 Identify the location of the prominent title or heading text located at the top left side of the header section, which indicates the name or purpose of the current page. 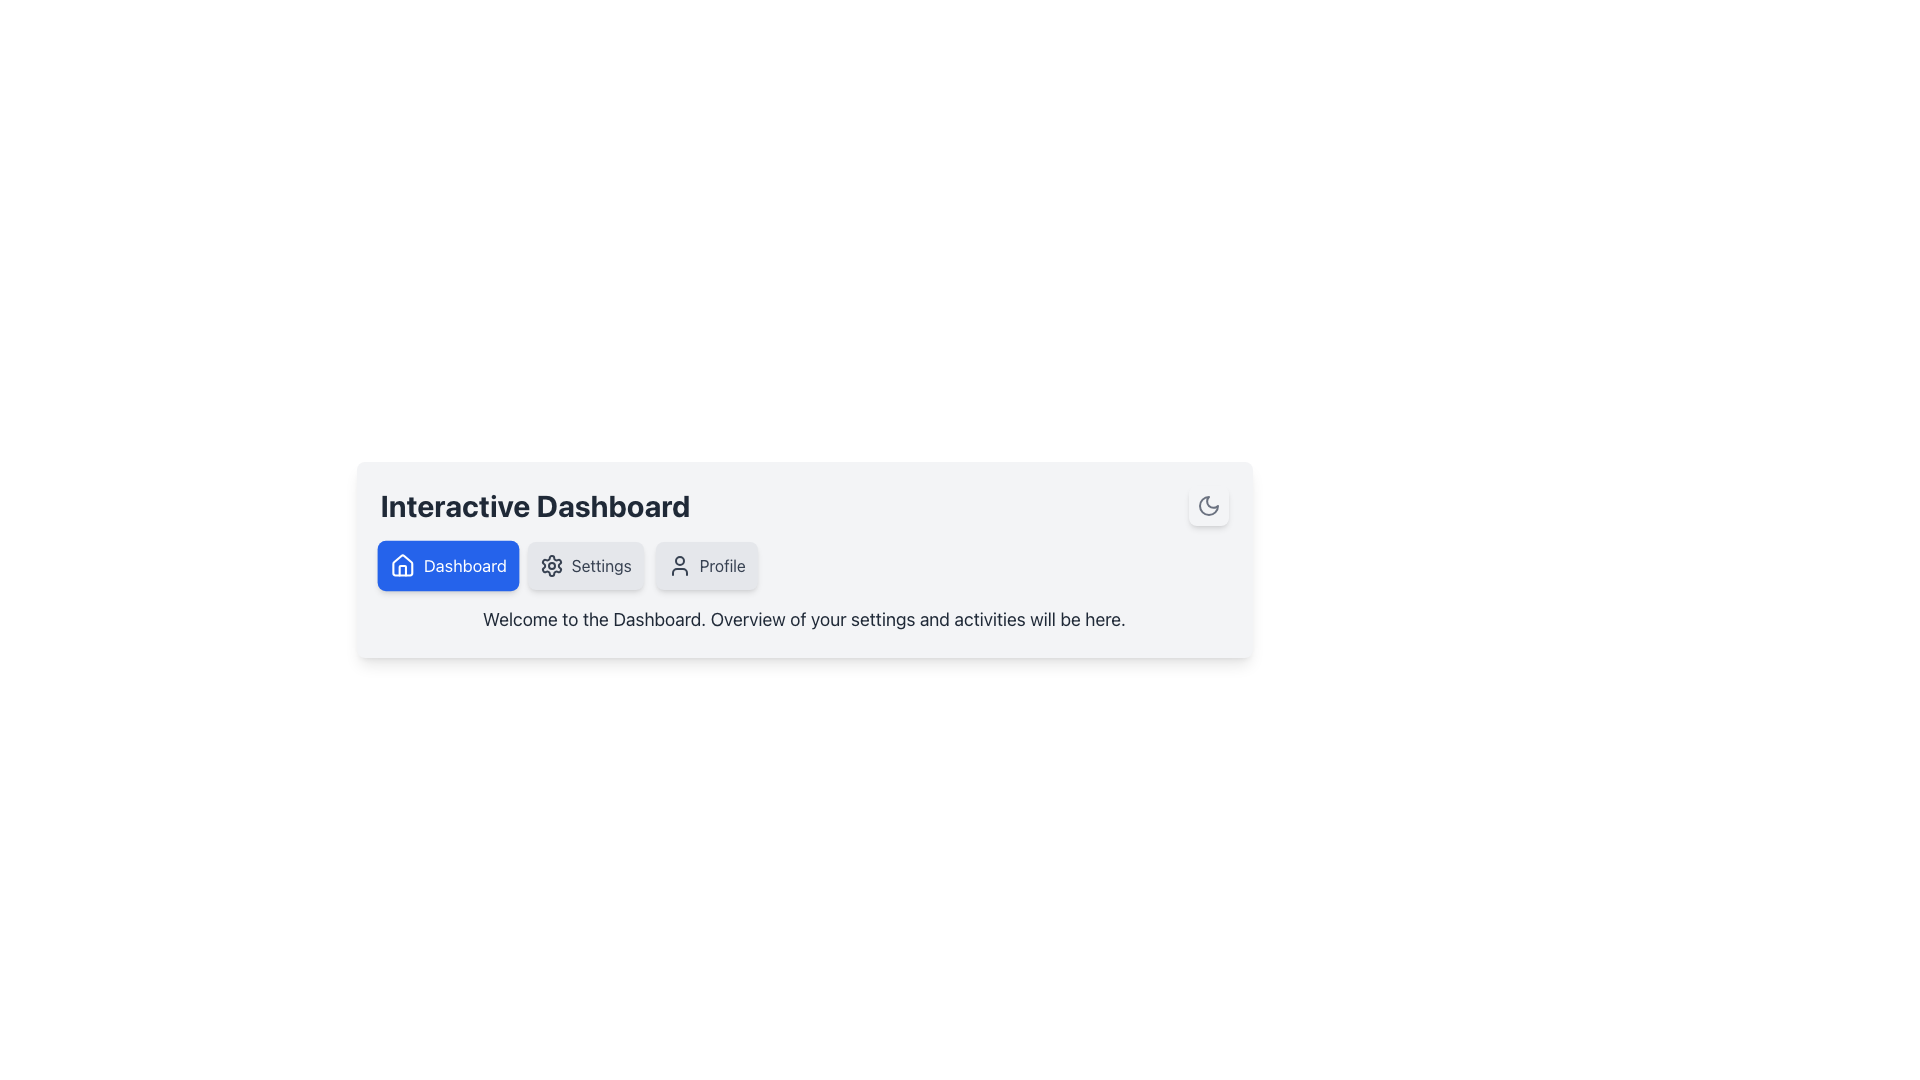
(535, 504).